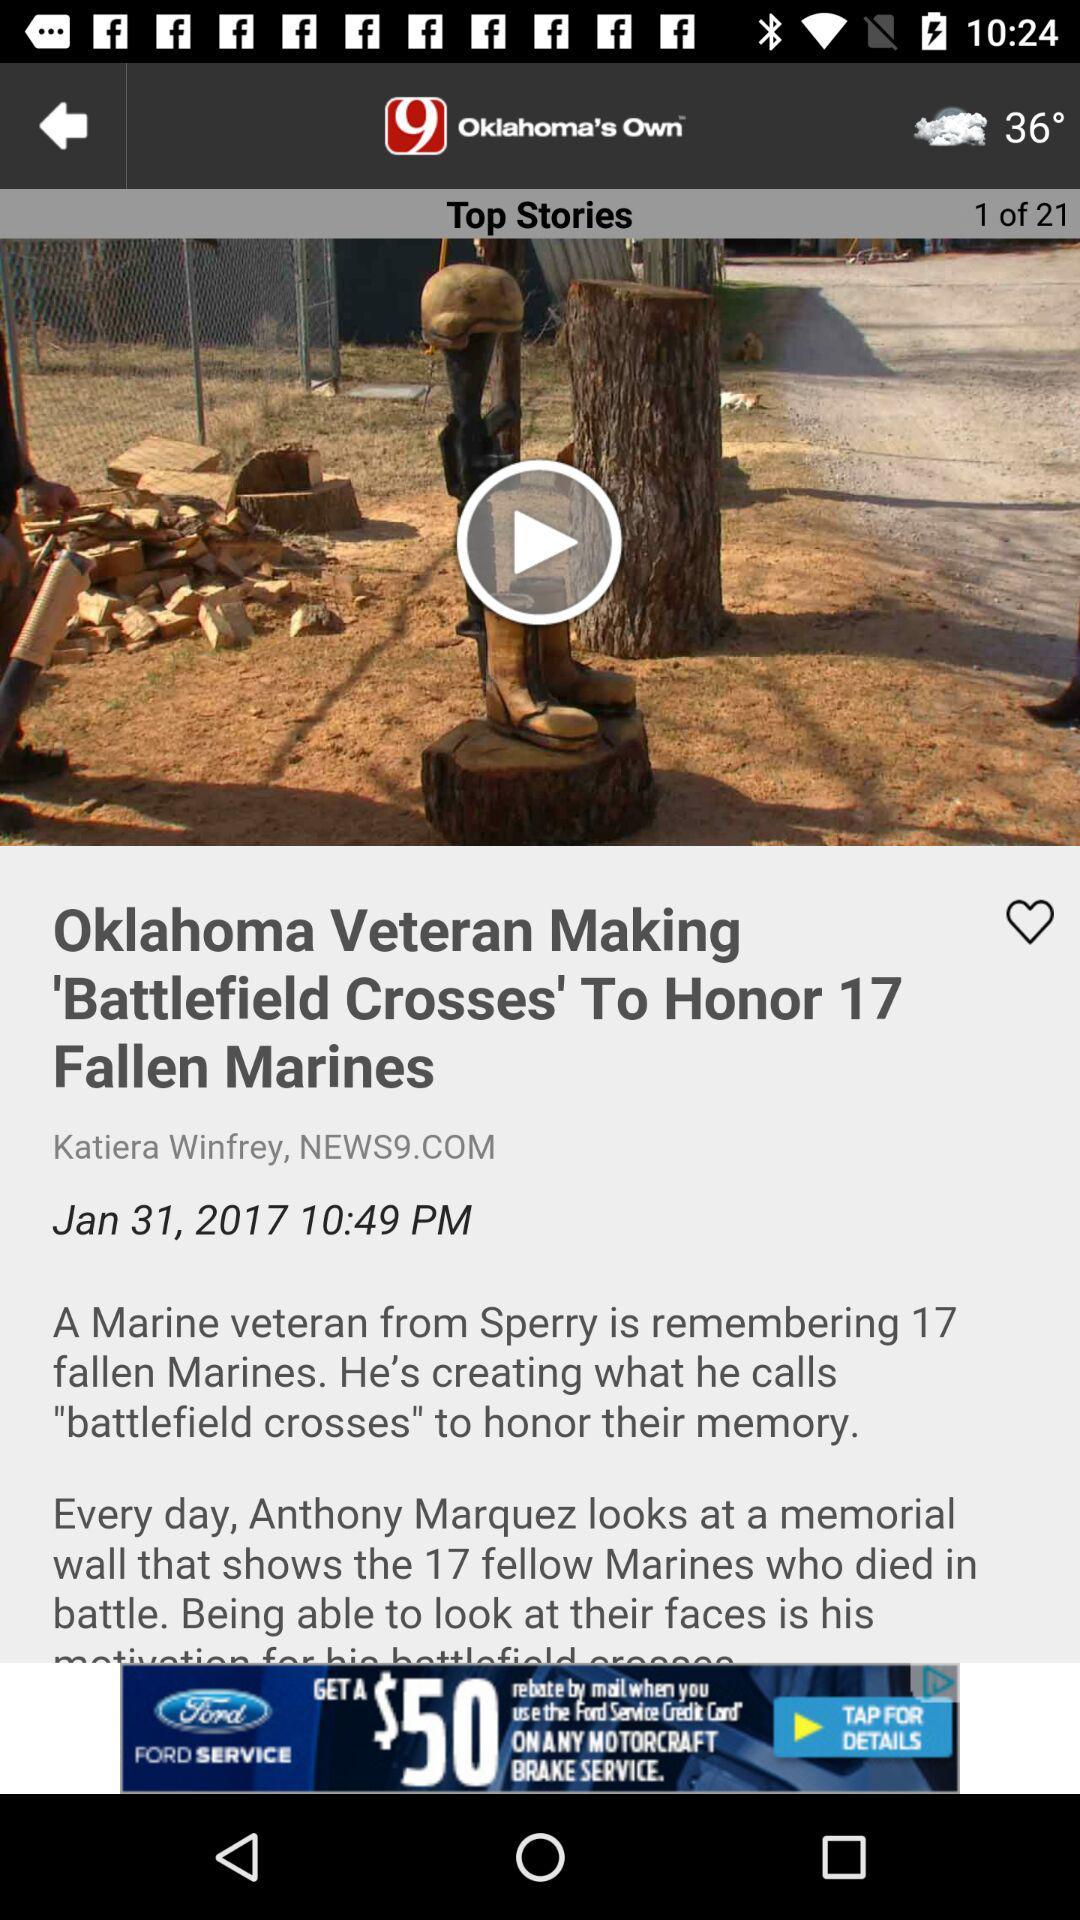 The height and width of the screenshot is (1920, 1080). What do you see at coordinates (1017, 921) in the screenshot?
I see `adds story to favorites` at bounding box center [1017, 921].